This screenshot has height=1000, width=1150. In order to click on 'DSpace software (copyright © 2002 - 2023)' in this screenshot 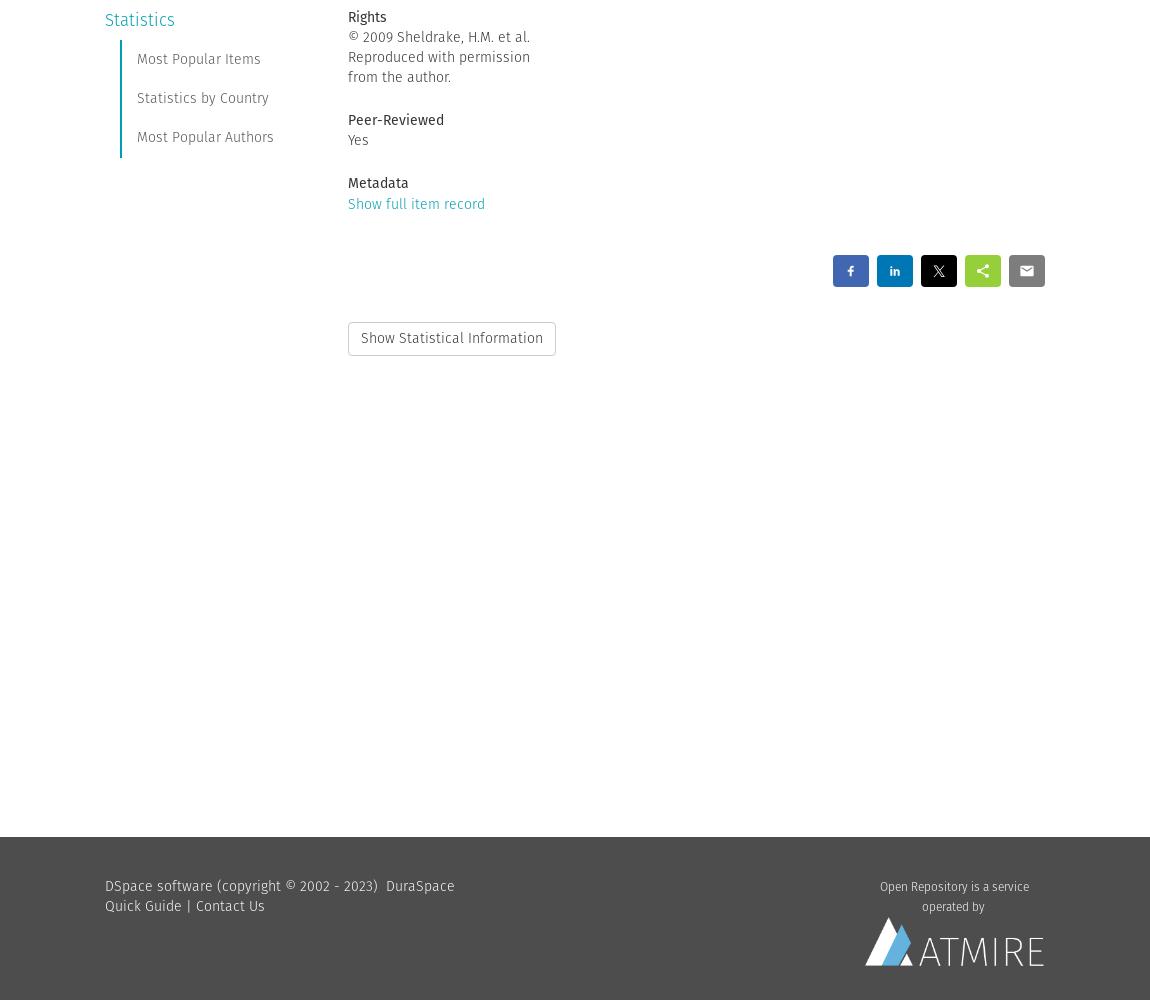, I will do `click(240, 885)`.